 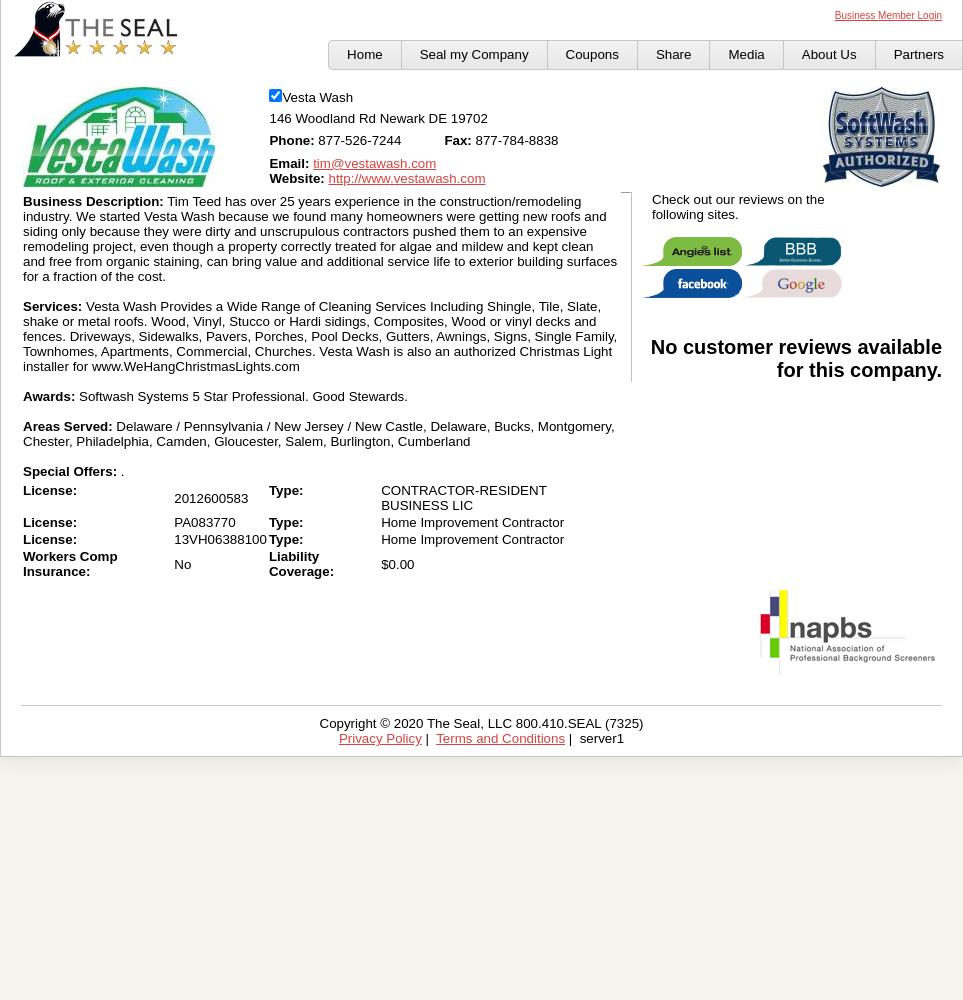 I want to click on 'Copyright © 2020 The Seal, LLC  800.410.SEAL (7325)', so click(x=480, y=722).